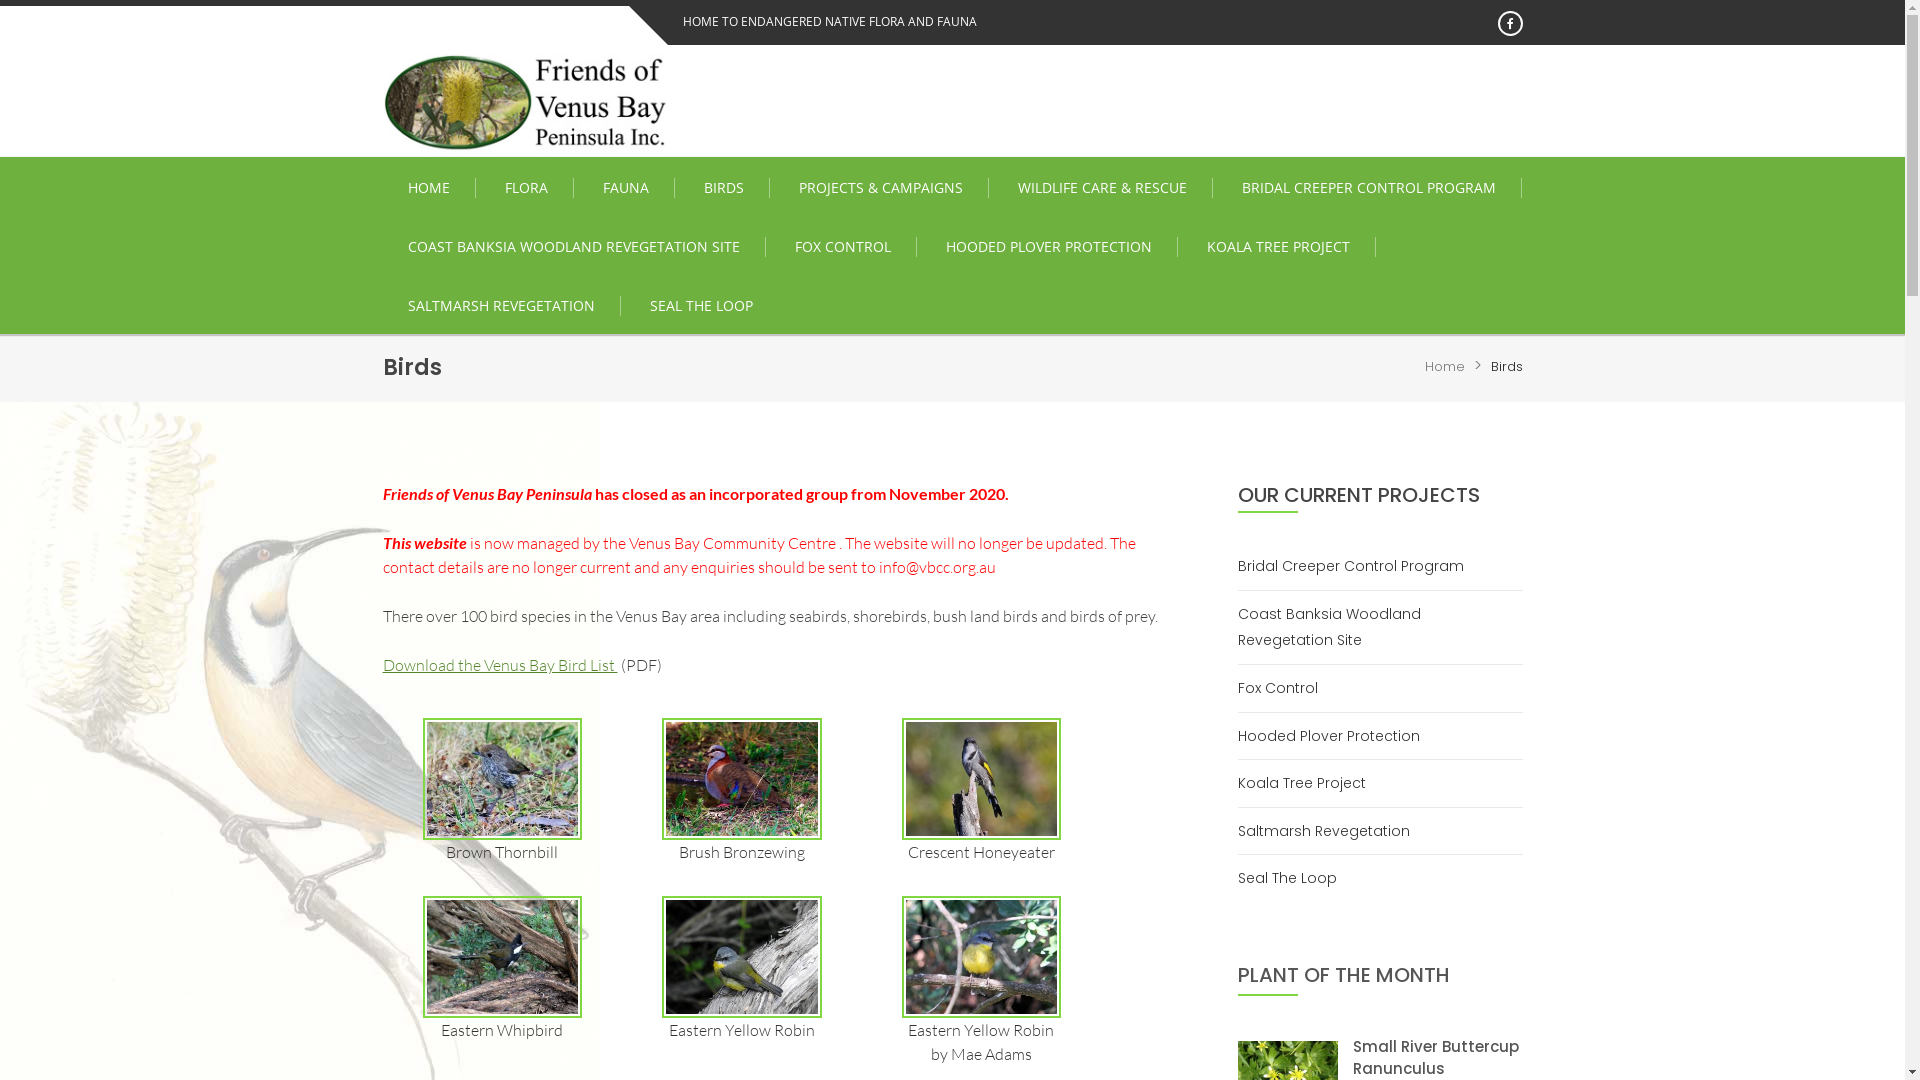 Image resolution: width=1920 pixels, height=1080 pixels. Describe the element at coordinates (700, 305) in the screenshot. I see `'SEAL THE LOOP'` at that location.